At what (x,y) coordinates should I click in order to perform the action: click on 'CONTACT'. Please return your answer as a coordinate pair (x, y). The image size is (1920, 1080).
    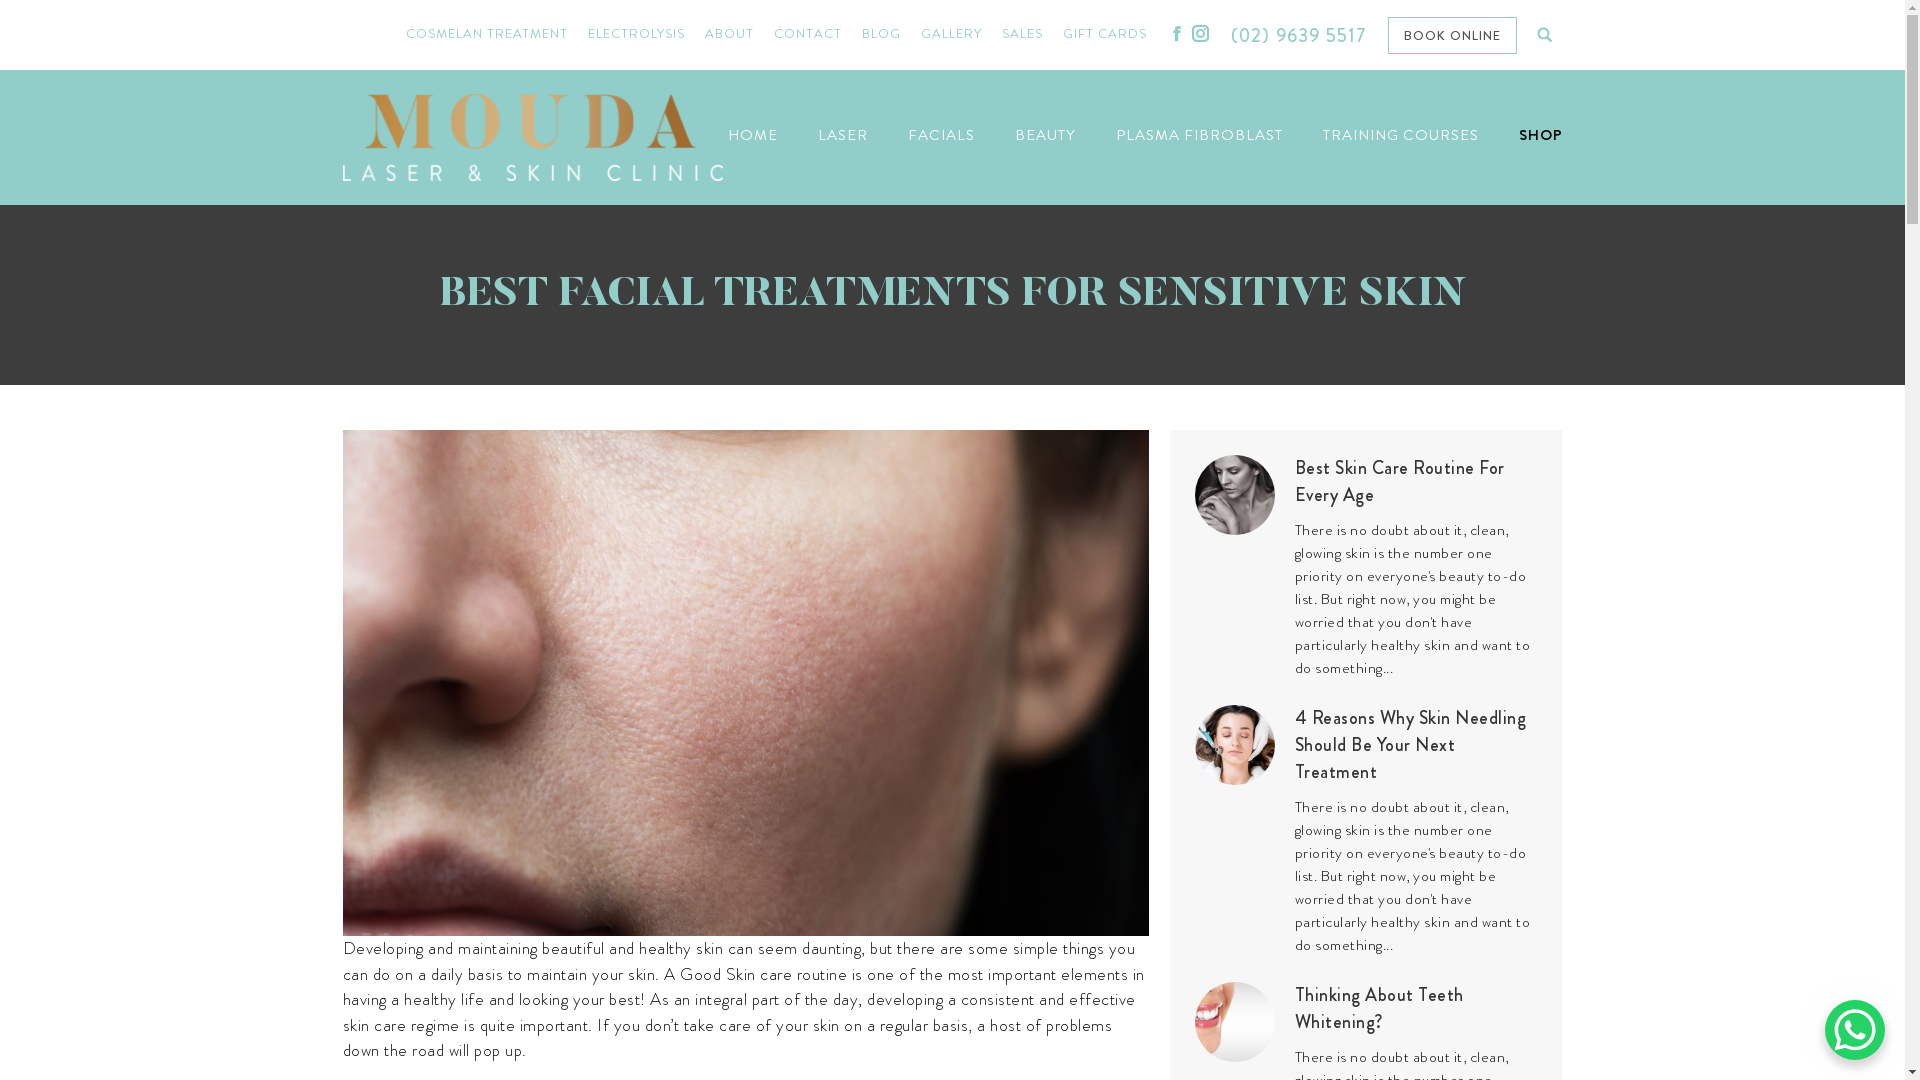
    Looking at the image, I should click on (807, 34).